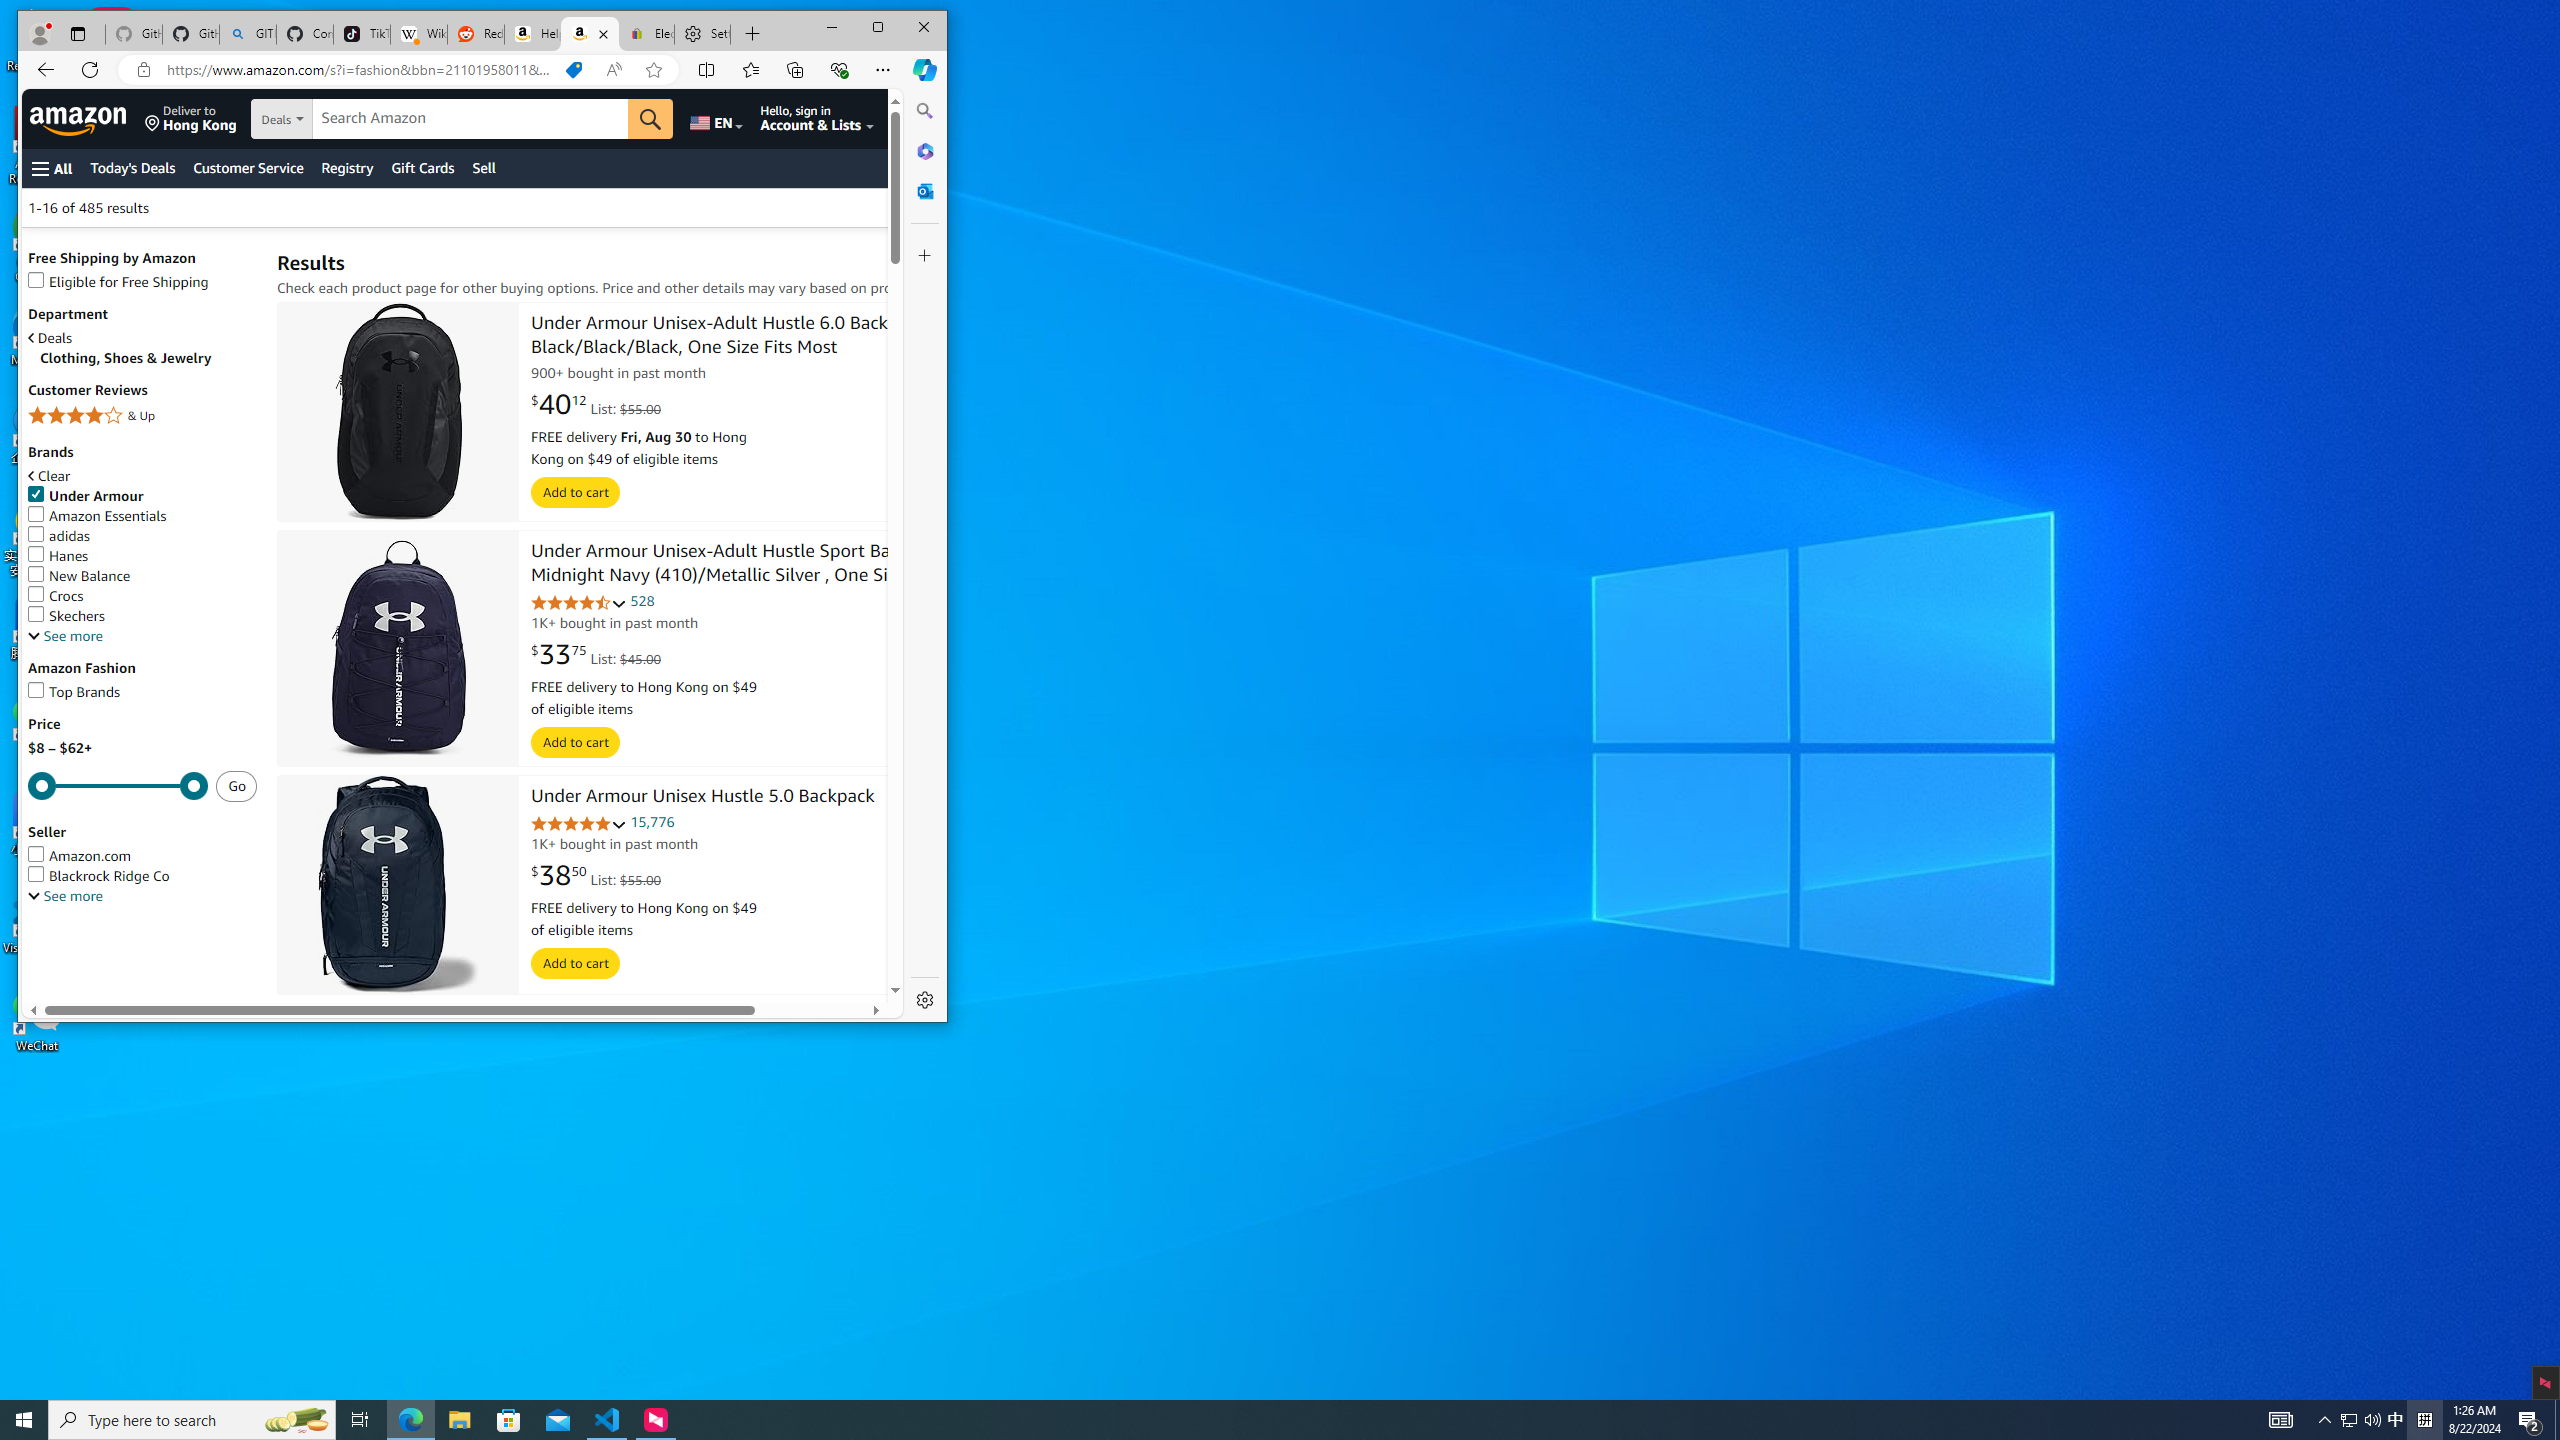  What do you see at coordinates (57, 555) in the screenshot?
I see `'Hanes'` at bounding box center [57, 555].